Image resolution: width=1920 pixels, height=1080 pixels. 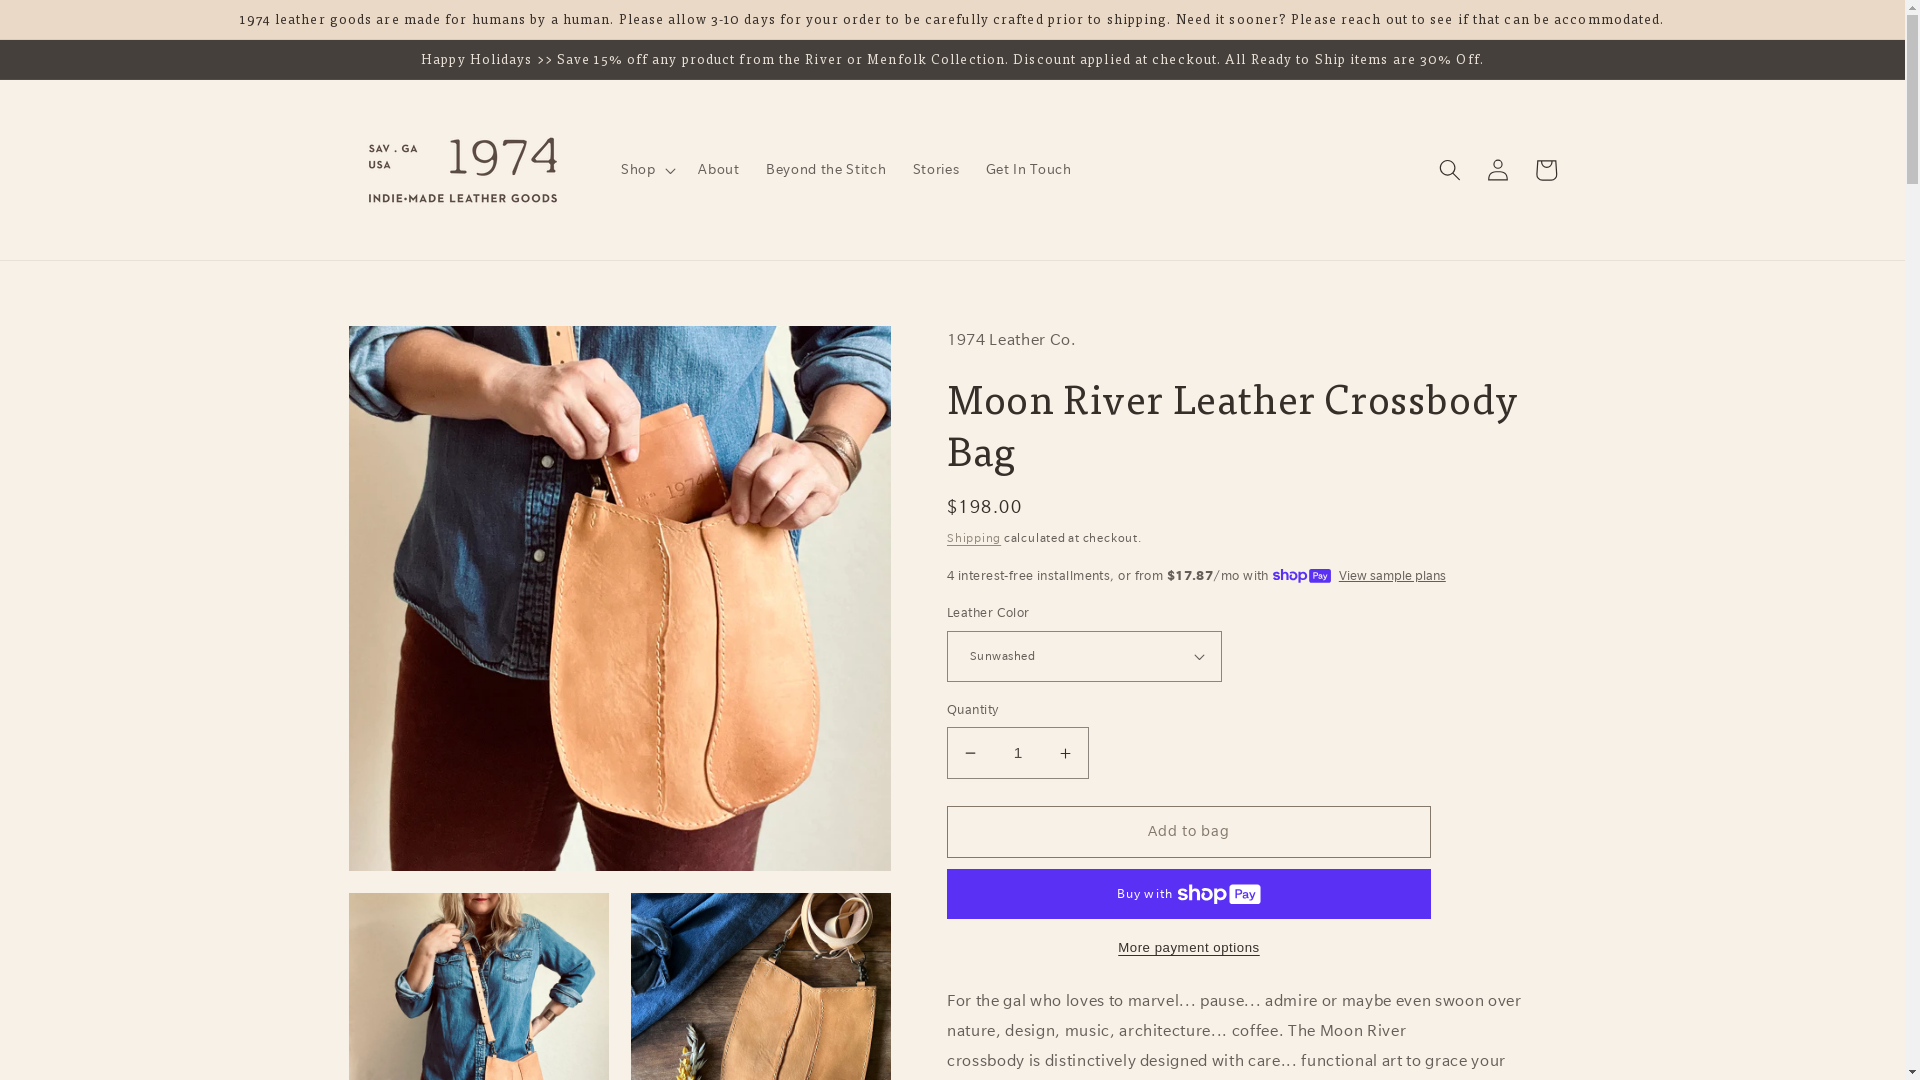 I want to click on 'Stories', so click(x=935, y=168).